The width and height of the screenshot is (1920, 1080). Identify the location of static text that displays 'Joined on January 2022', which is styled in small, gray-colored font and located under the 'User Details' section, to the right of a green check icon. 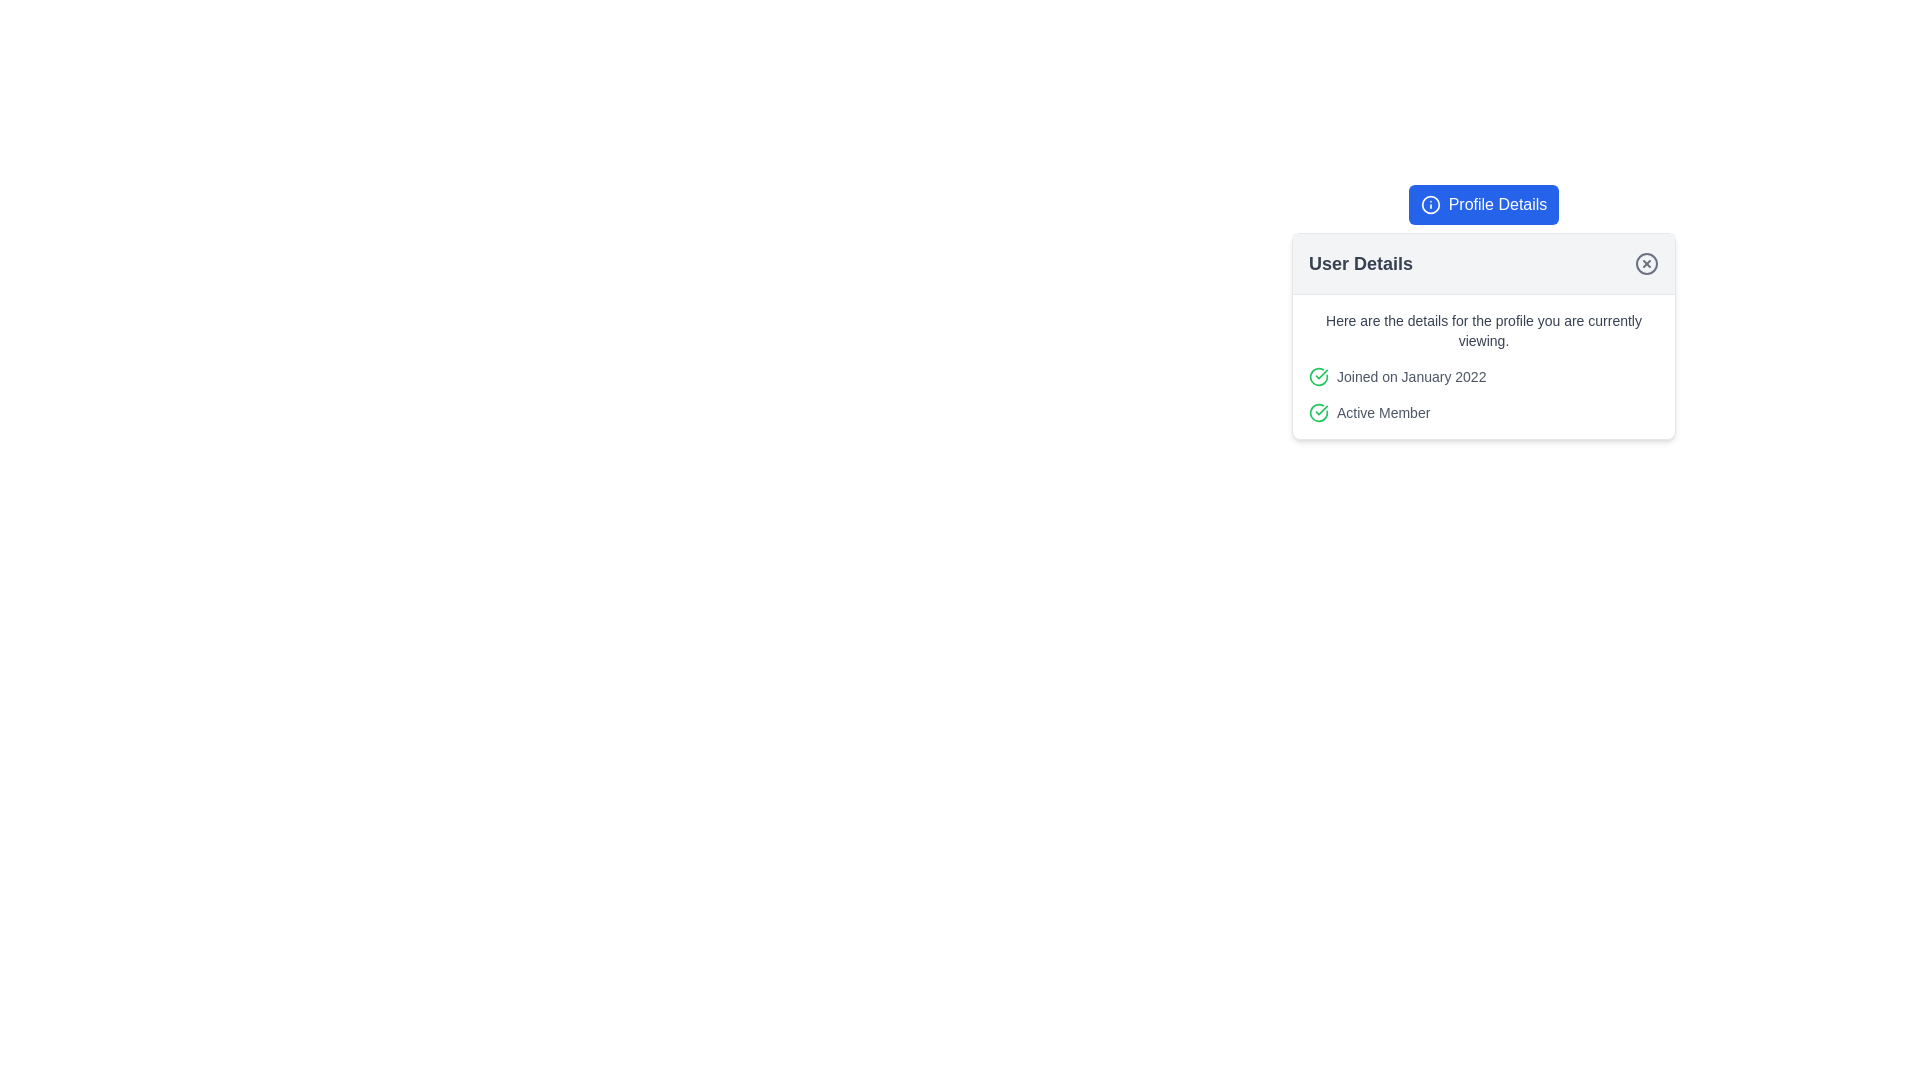
(1410, 377).